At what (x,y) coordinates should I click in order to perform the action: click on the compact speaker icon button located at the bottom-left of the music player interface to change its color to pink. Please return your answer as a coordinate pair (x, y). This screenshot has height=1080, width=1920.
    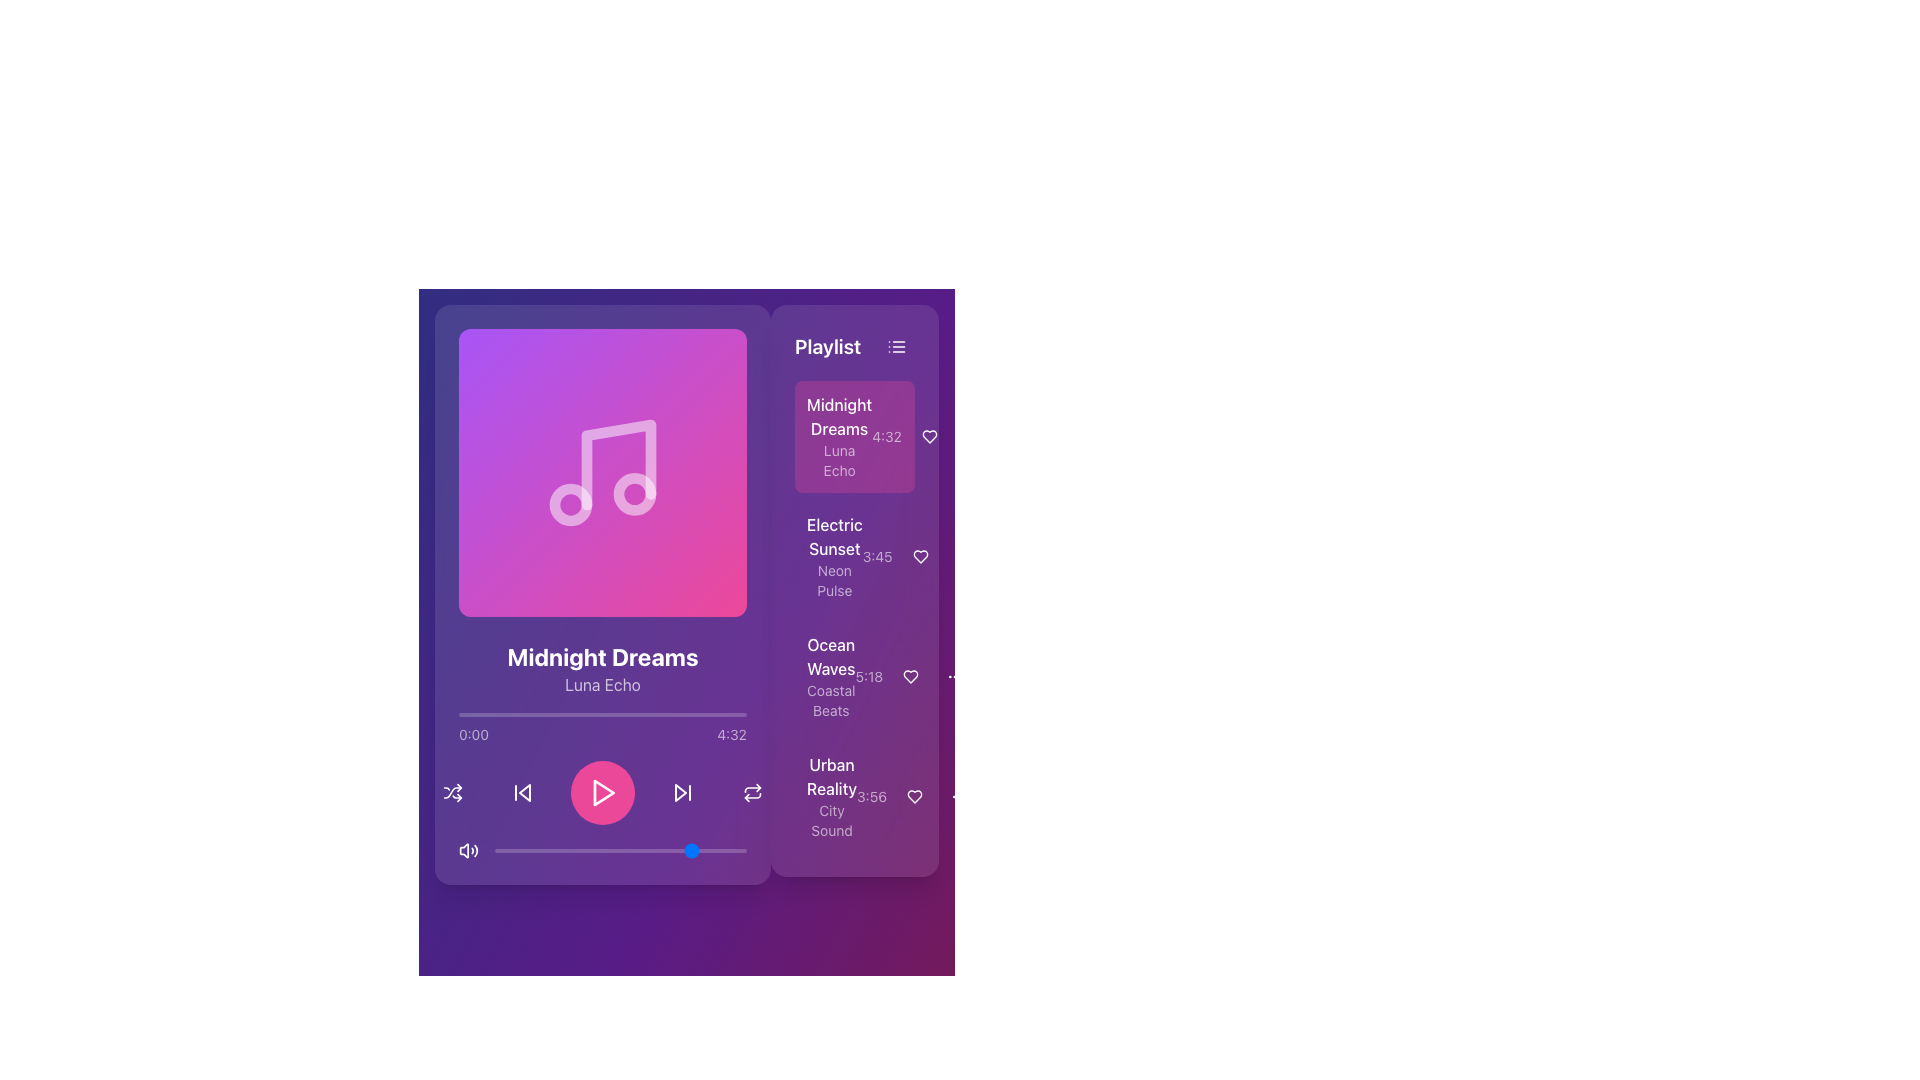
    Looking at the image, I should click on (468, 851).